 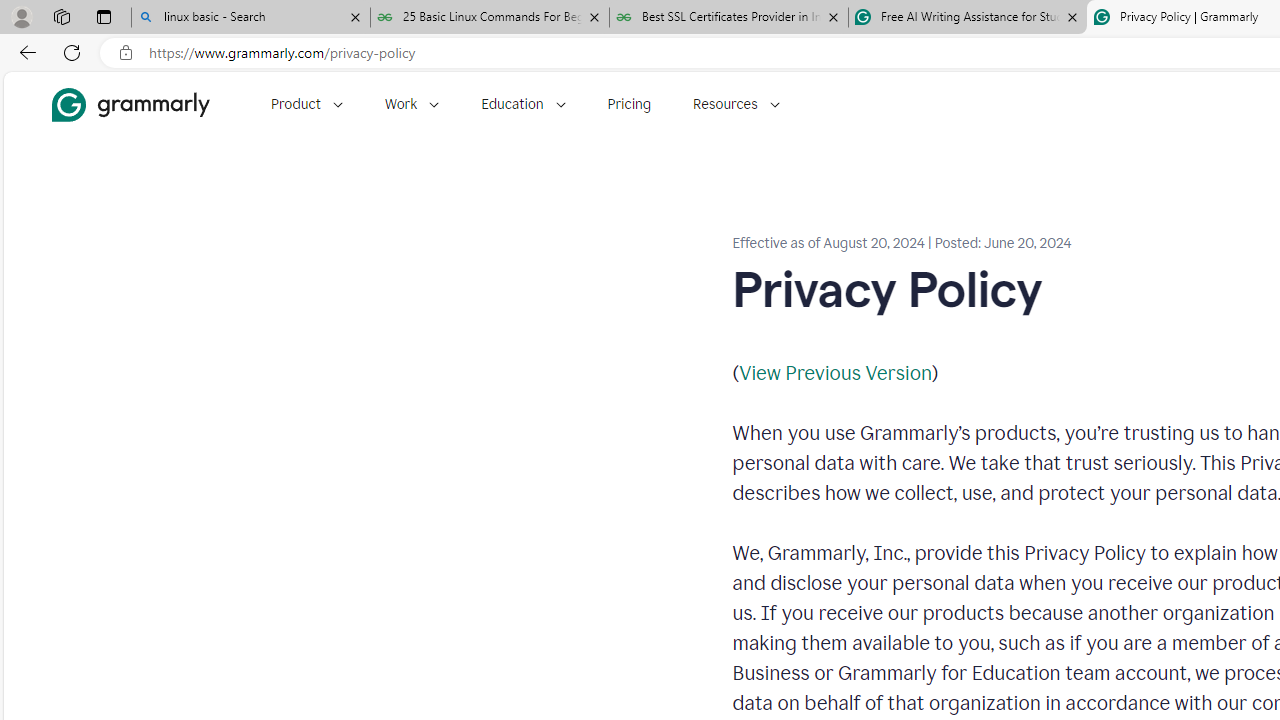 I want to click on 'Work', so click(x=411, y=104).